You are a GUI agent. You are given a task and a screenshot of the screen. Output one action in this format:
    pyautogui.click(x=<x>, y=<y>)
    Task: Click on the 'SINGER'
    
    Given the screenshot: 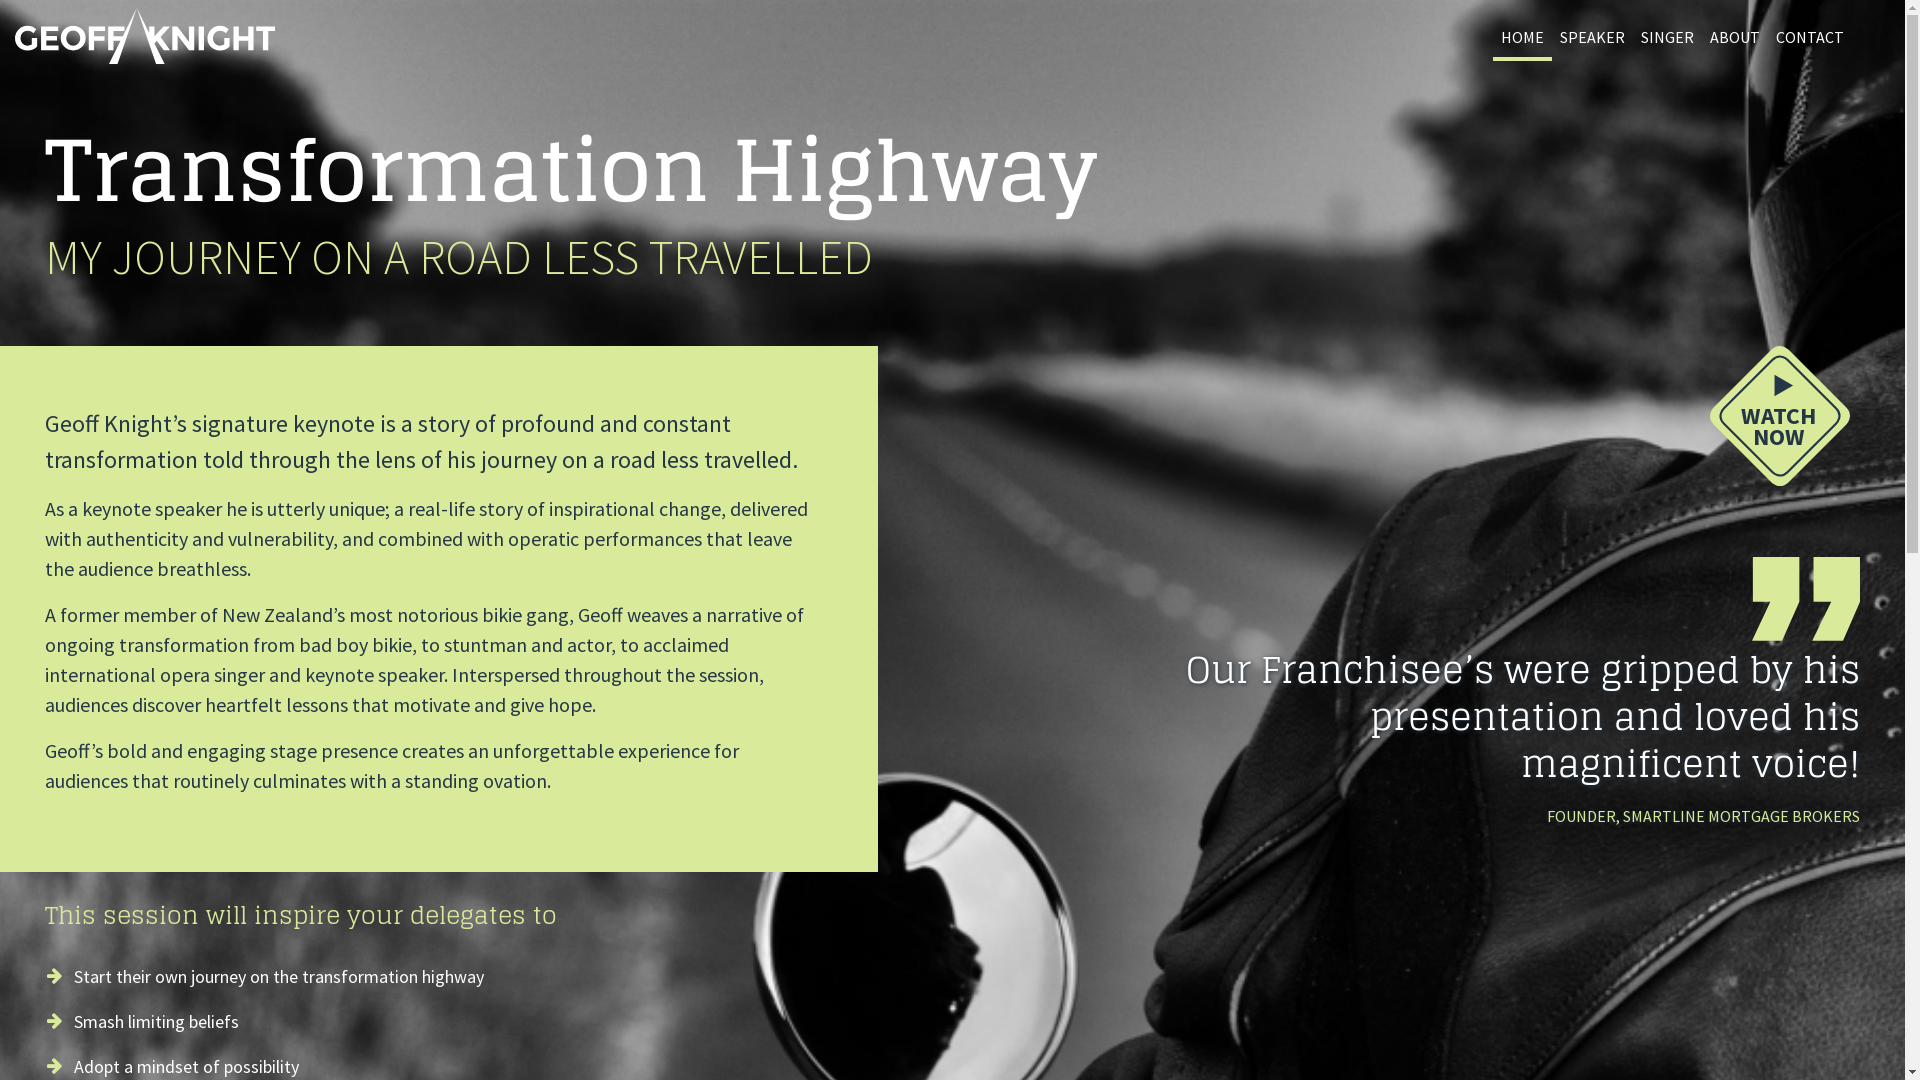 What is the action you would take?
    pyautogui.click(x=1667, y=38)
    